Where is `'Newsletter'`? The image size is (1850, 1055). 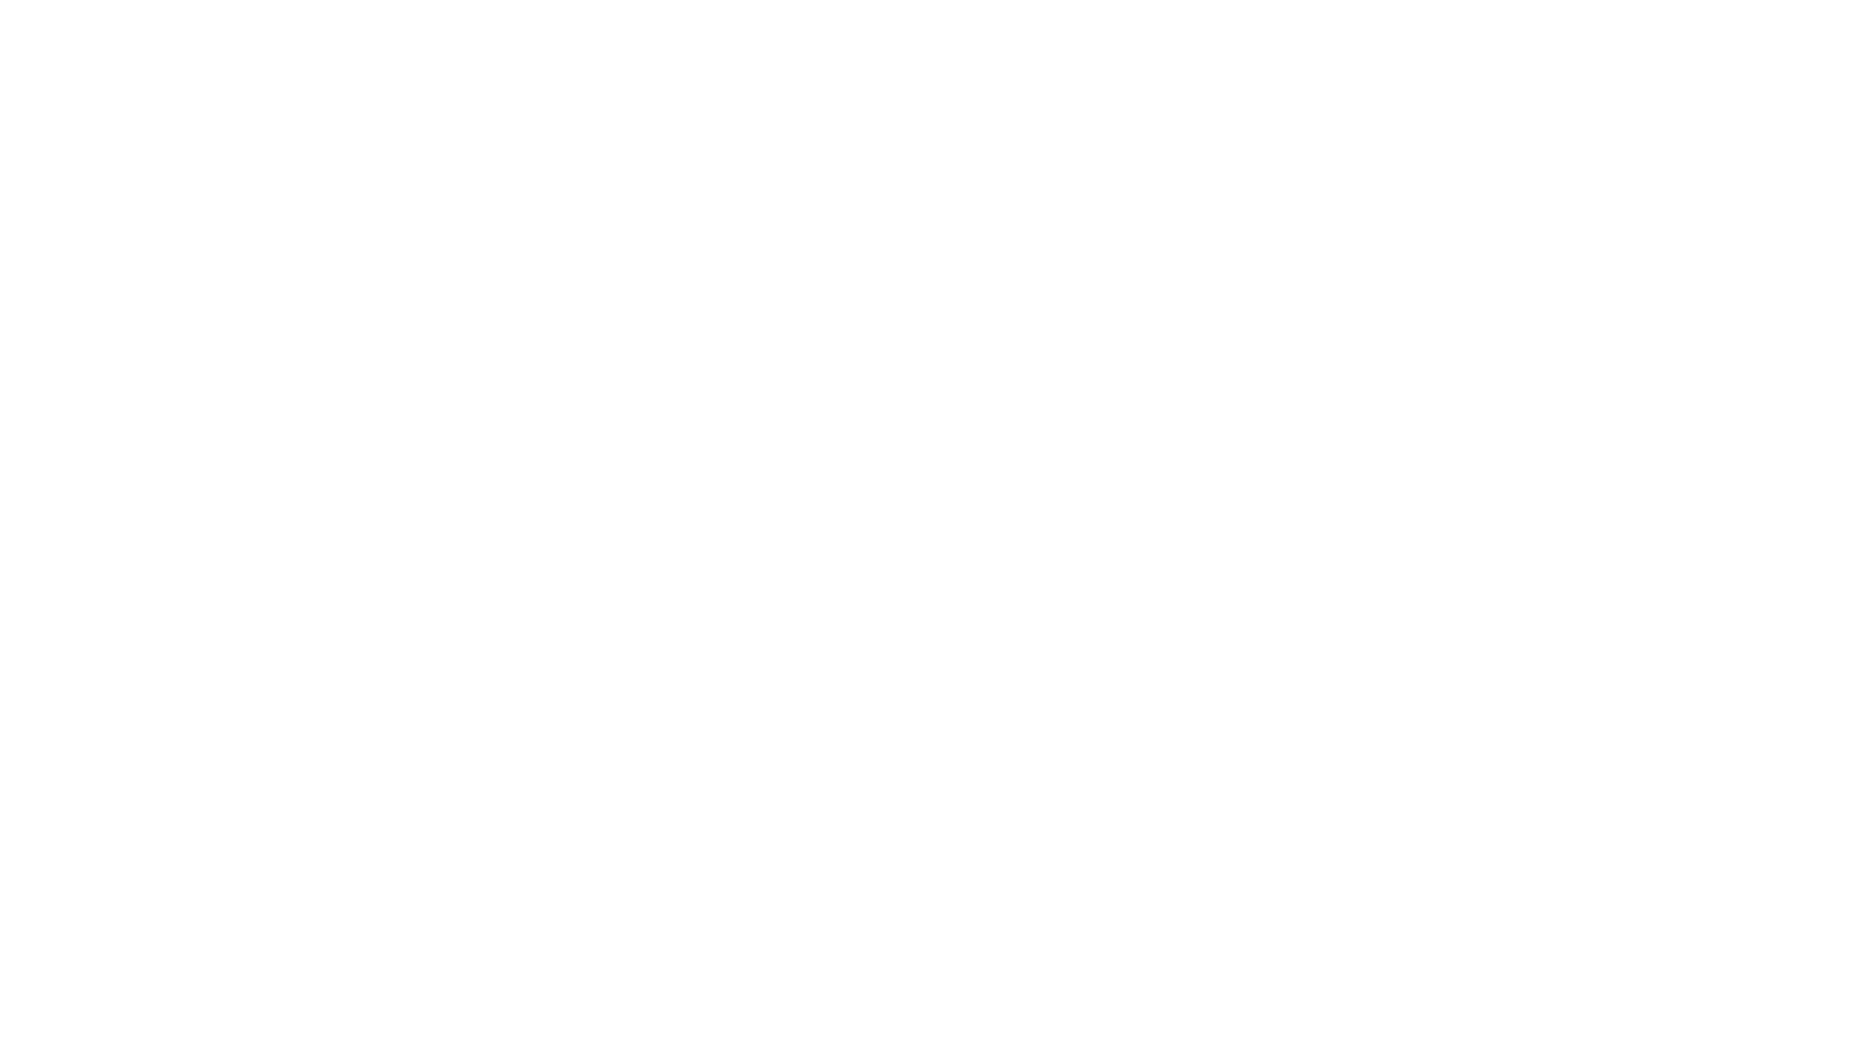
'Newsletter' is located at coordinates (510, 882).